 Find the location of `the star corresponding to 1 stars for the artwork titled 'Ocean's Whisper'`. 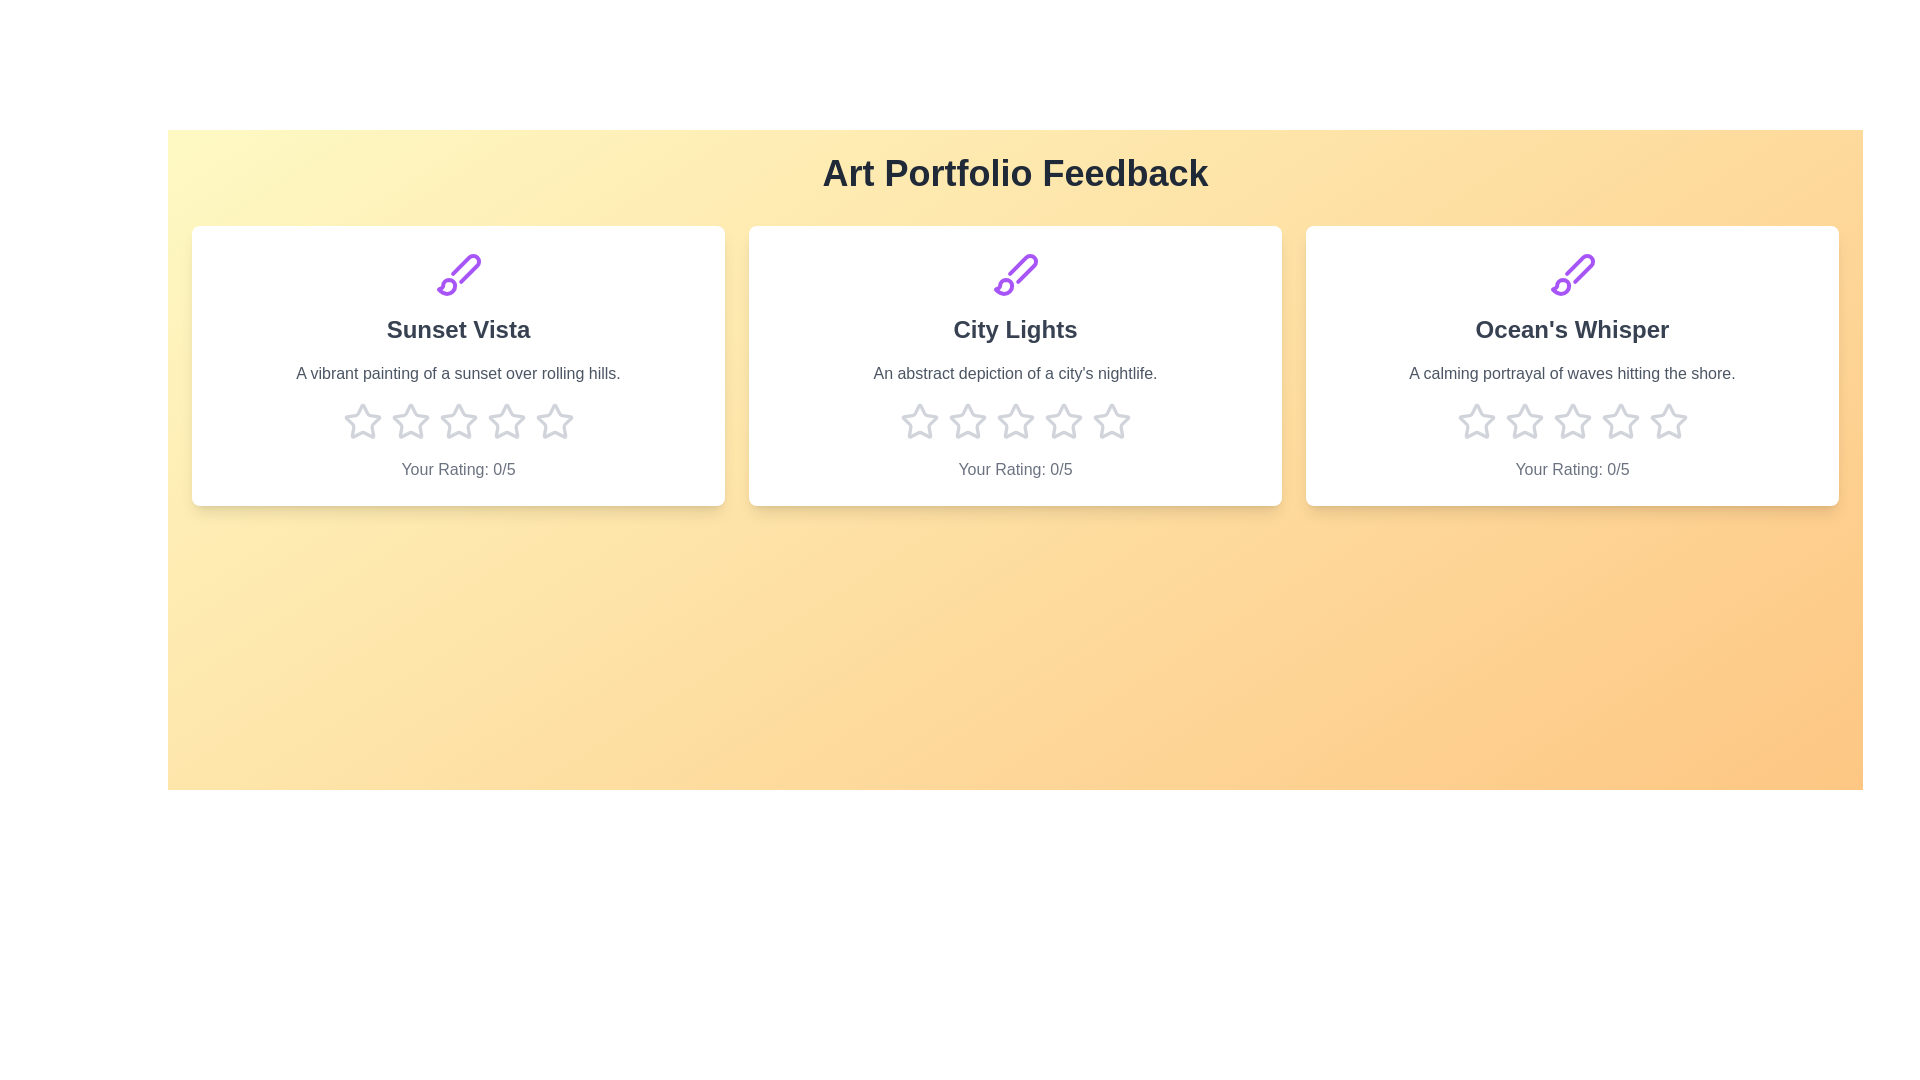

the star corresponding to 1 stars for the artwork titled 'Ocean's Whisper' is located at coordinates (1476, 420).